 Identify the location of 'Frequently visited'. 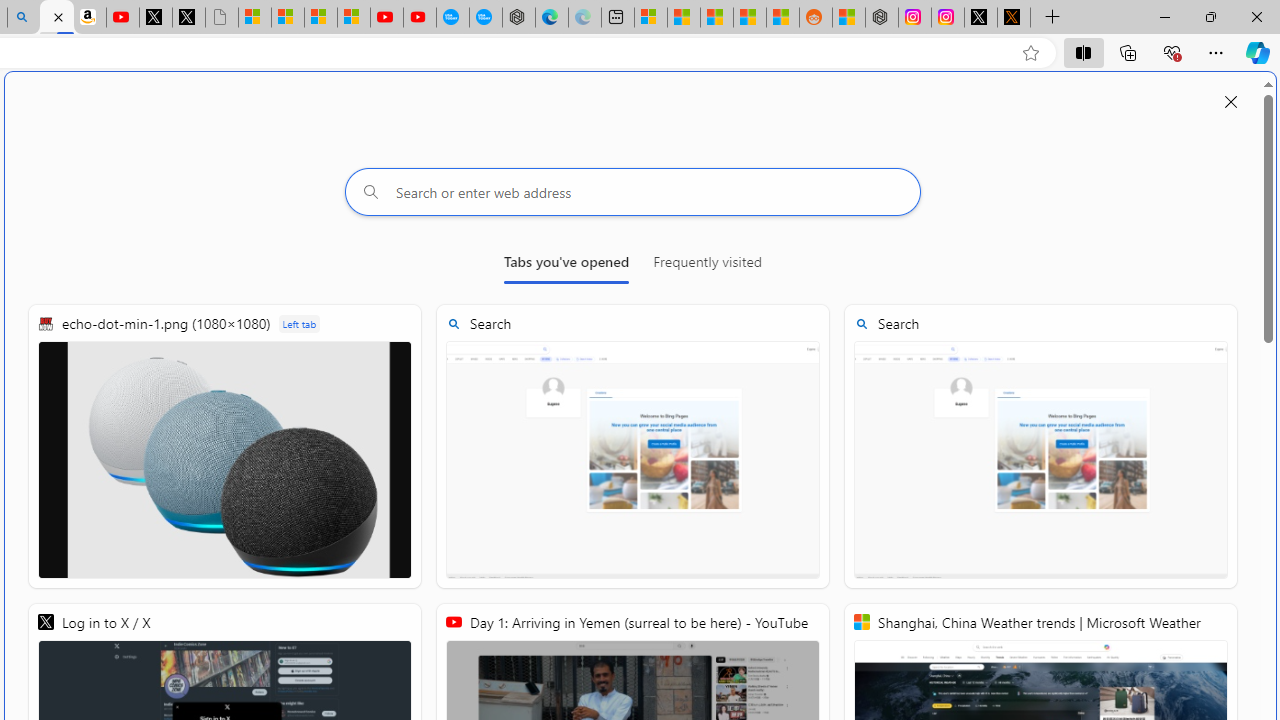
(707, 265).